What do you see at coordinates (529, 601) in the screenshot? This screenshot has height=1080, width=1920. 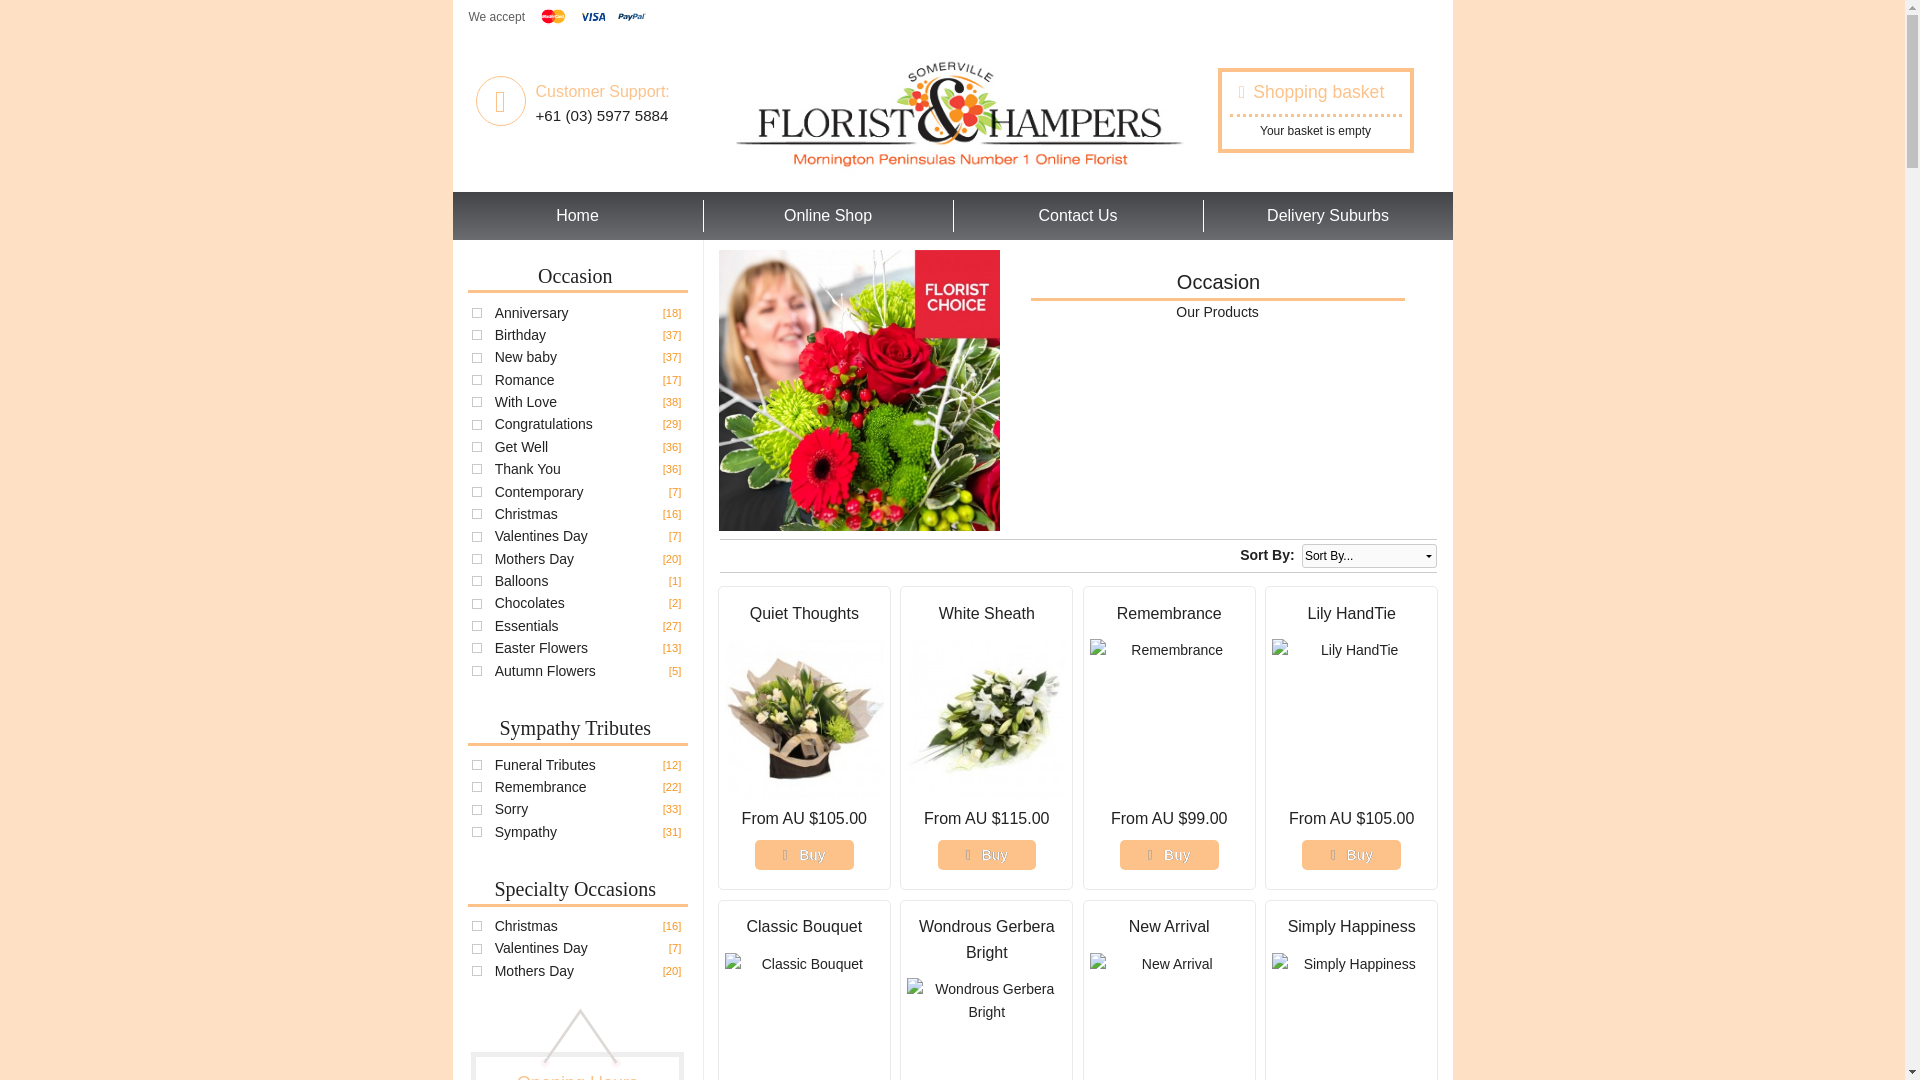 I see `'Chocolates` at bounding box center [529, 601].